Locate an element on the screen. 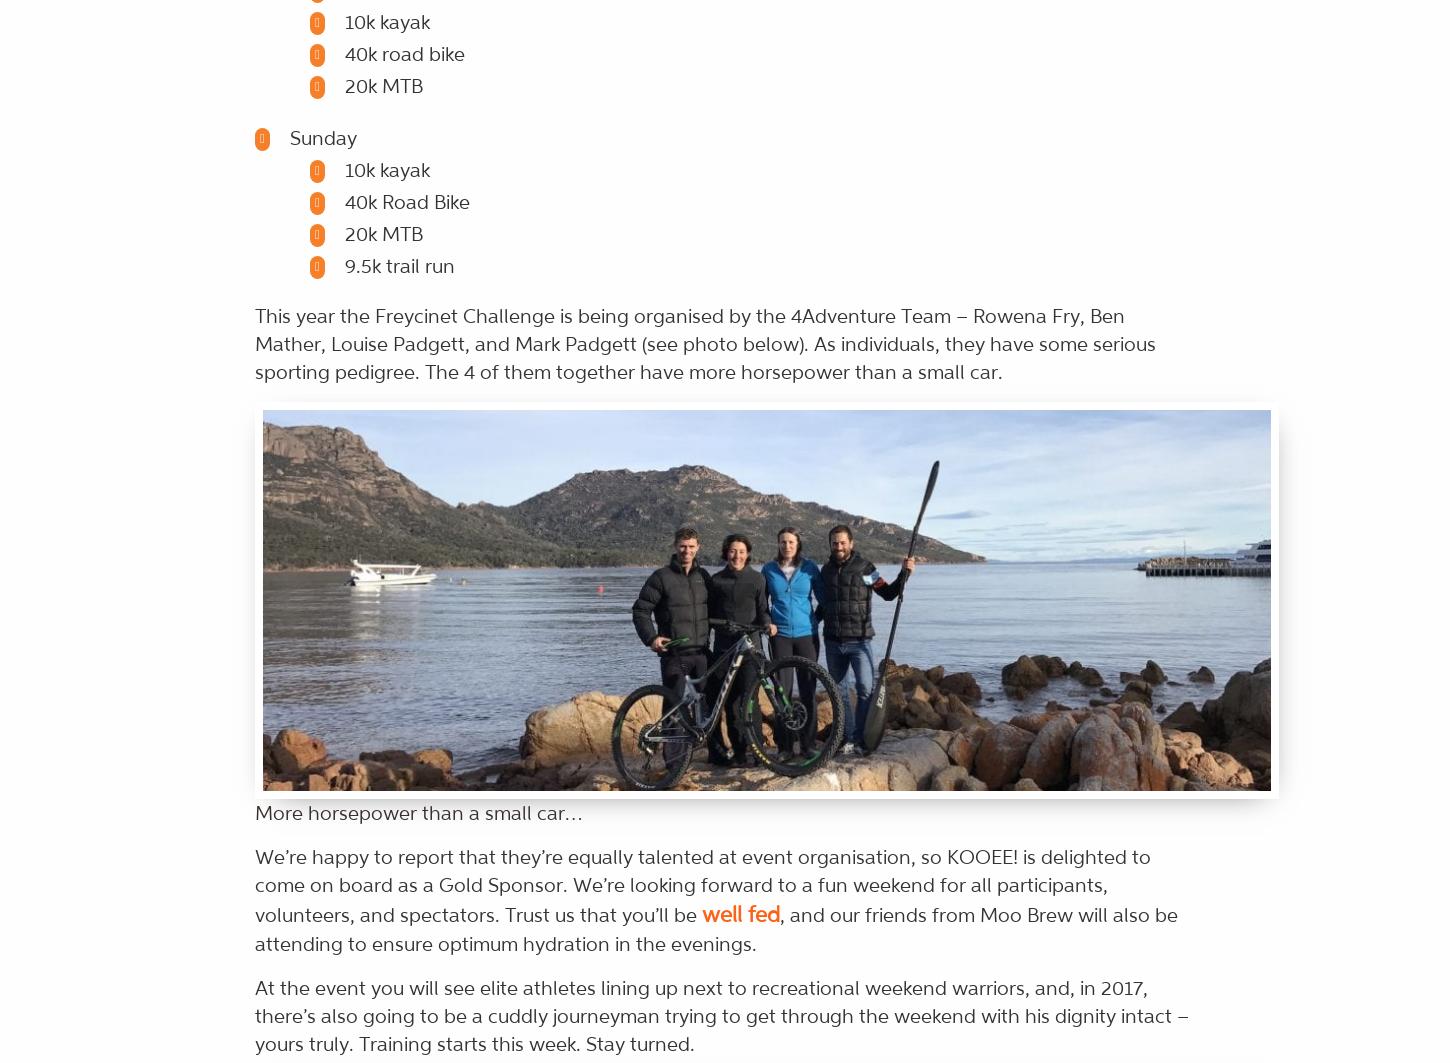  'More horsepower than a small car…' is located at coordinates (417, 811).